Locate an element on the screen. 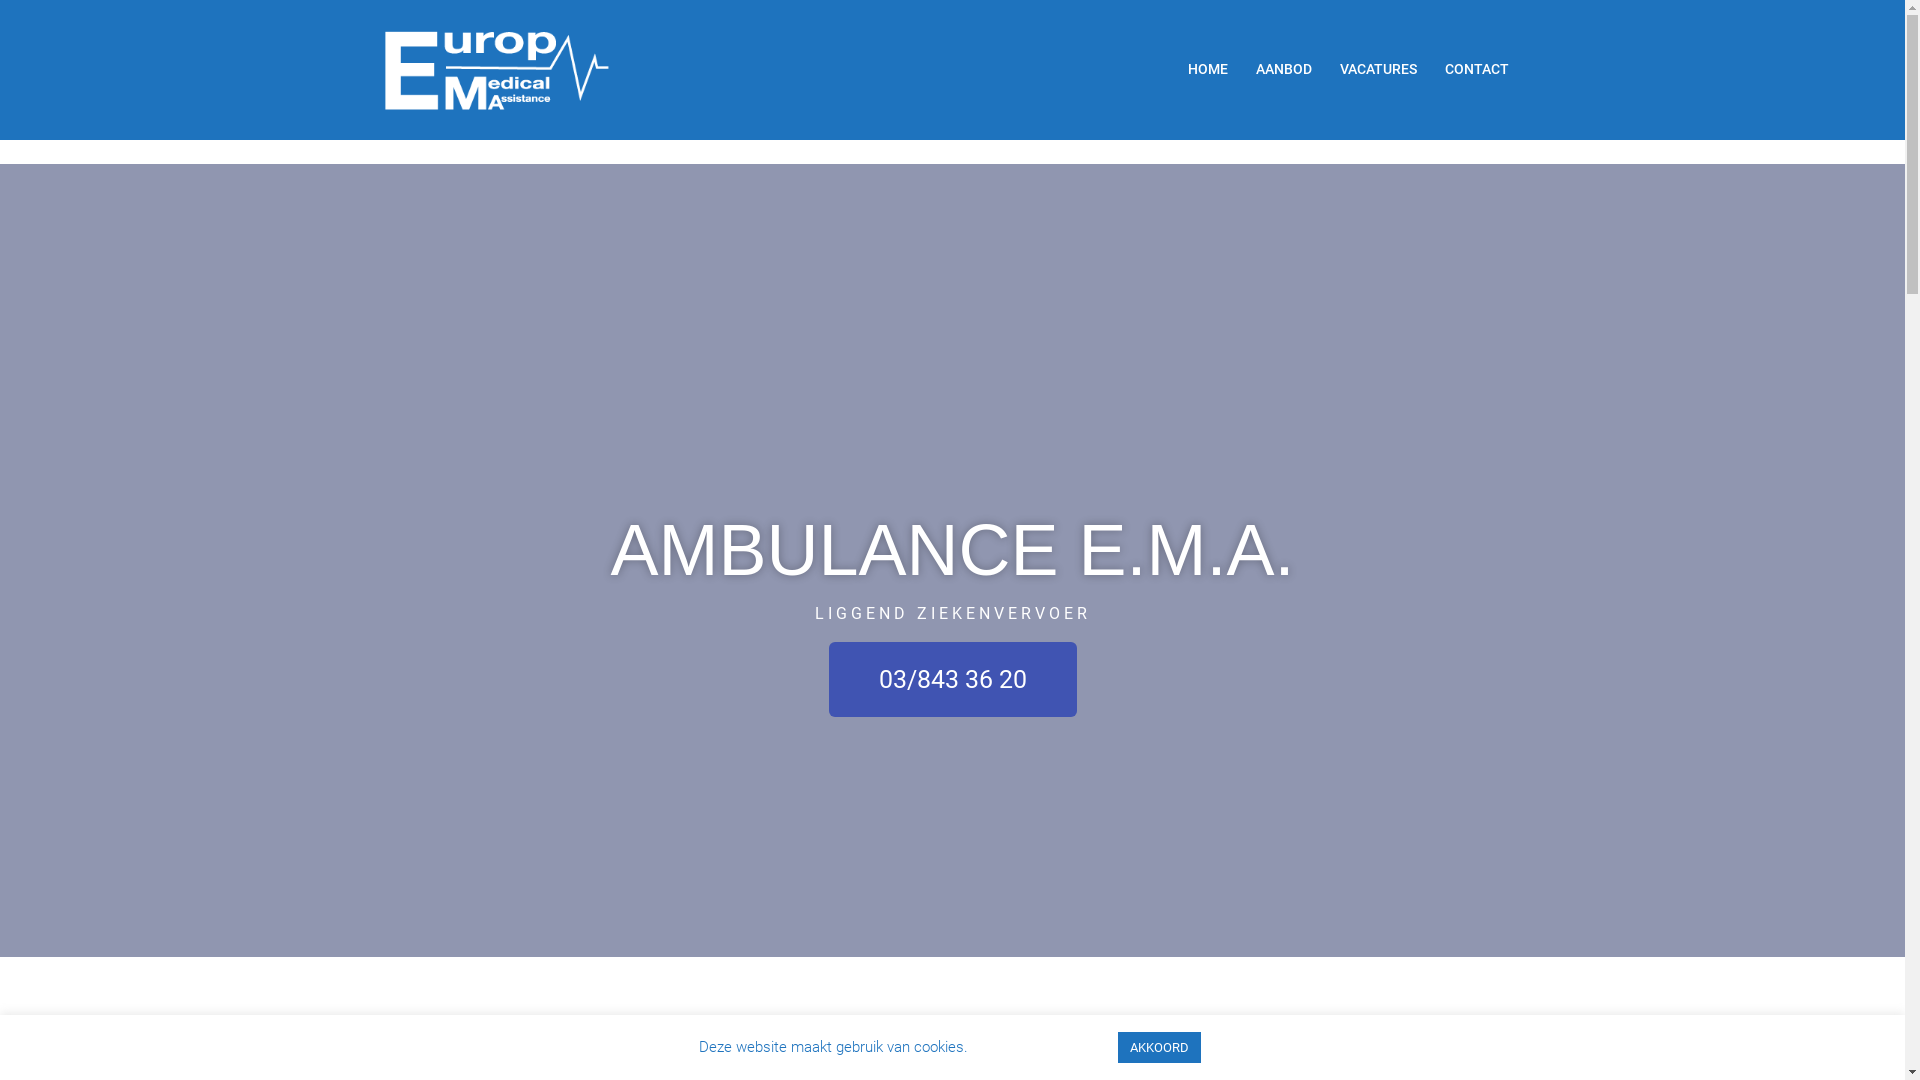  'AMBULANCE E.M.A.' is located at coordinates (382, 67).